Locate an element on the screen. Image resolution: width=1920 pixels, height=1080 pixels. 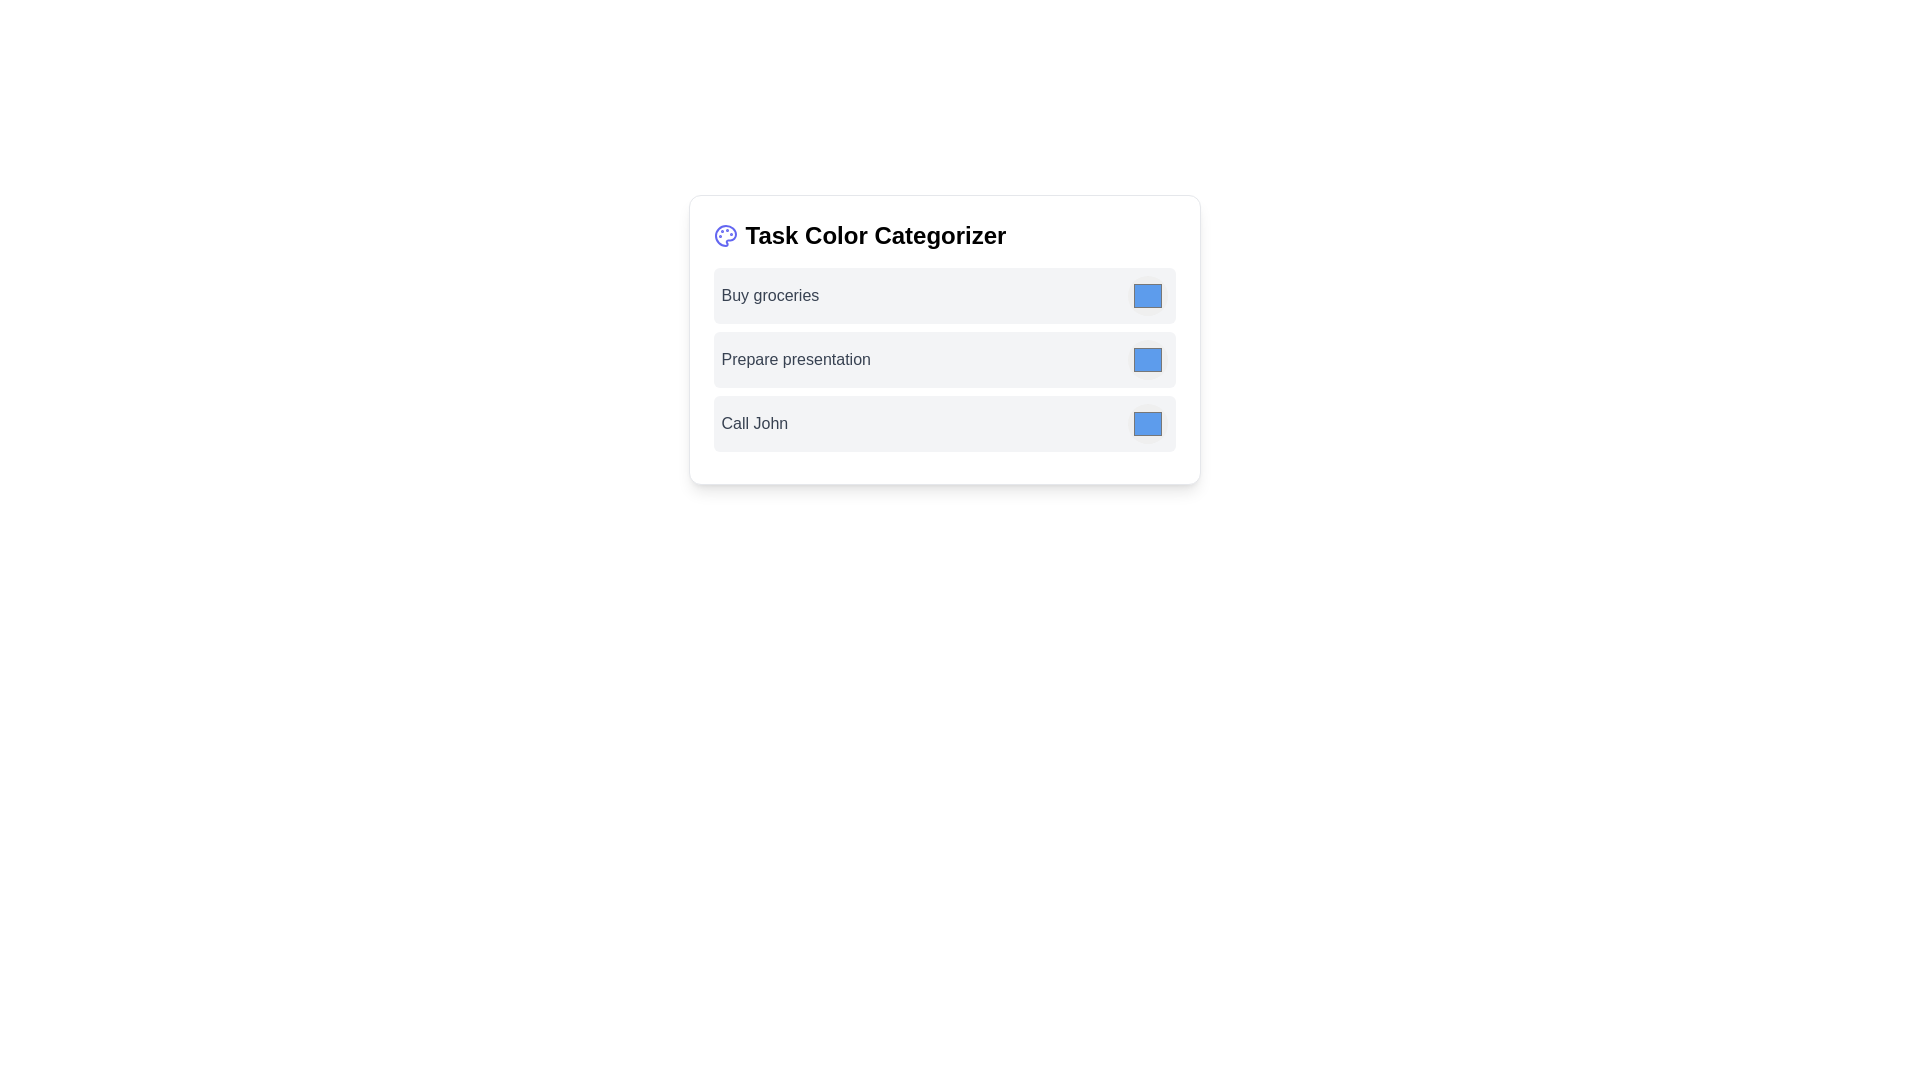
the task item labeled 'Call John' in the third row of the to-do list is located at coordinates (943, 423).